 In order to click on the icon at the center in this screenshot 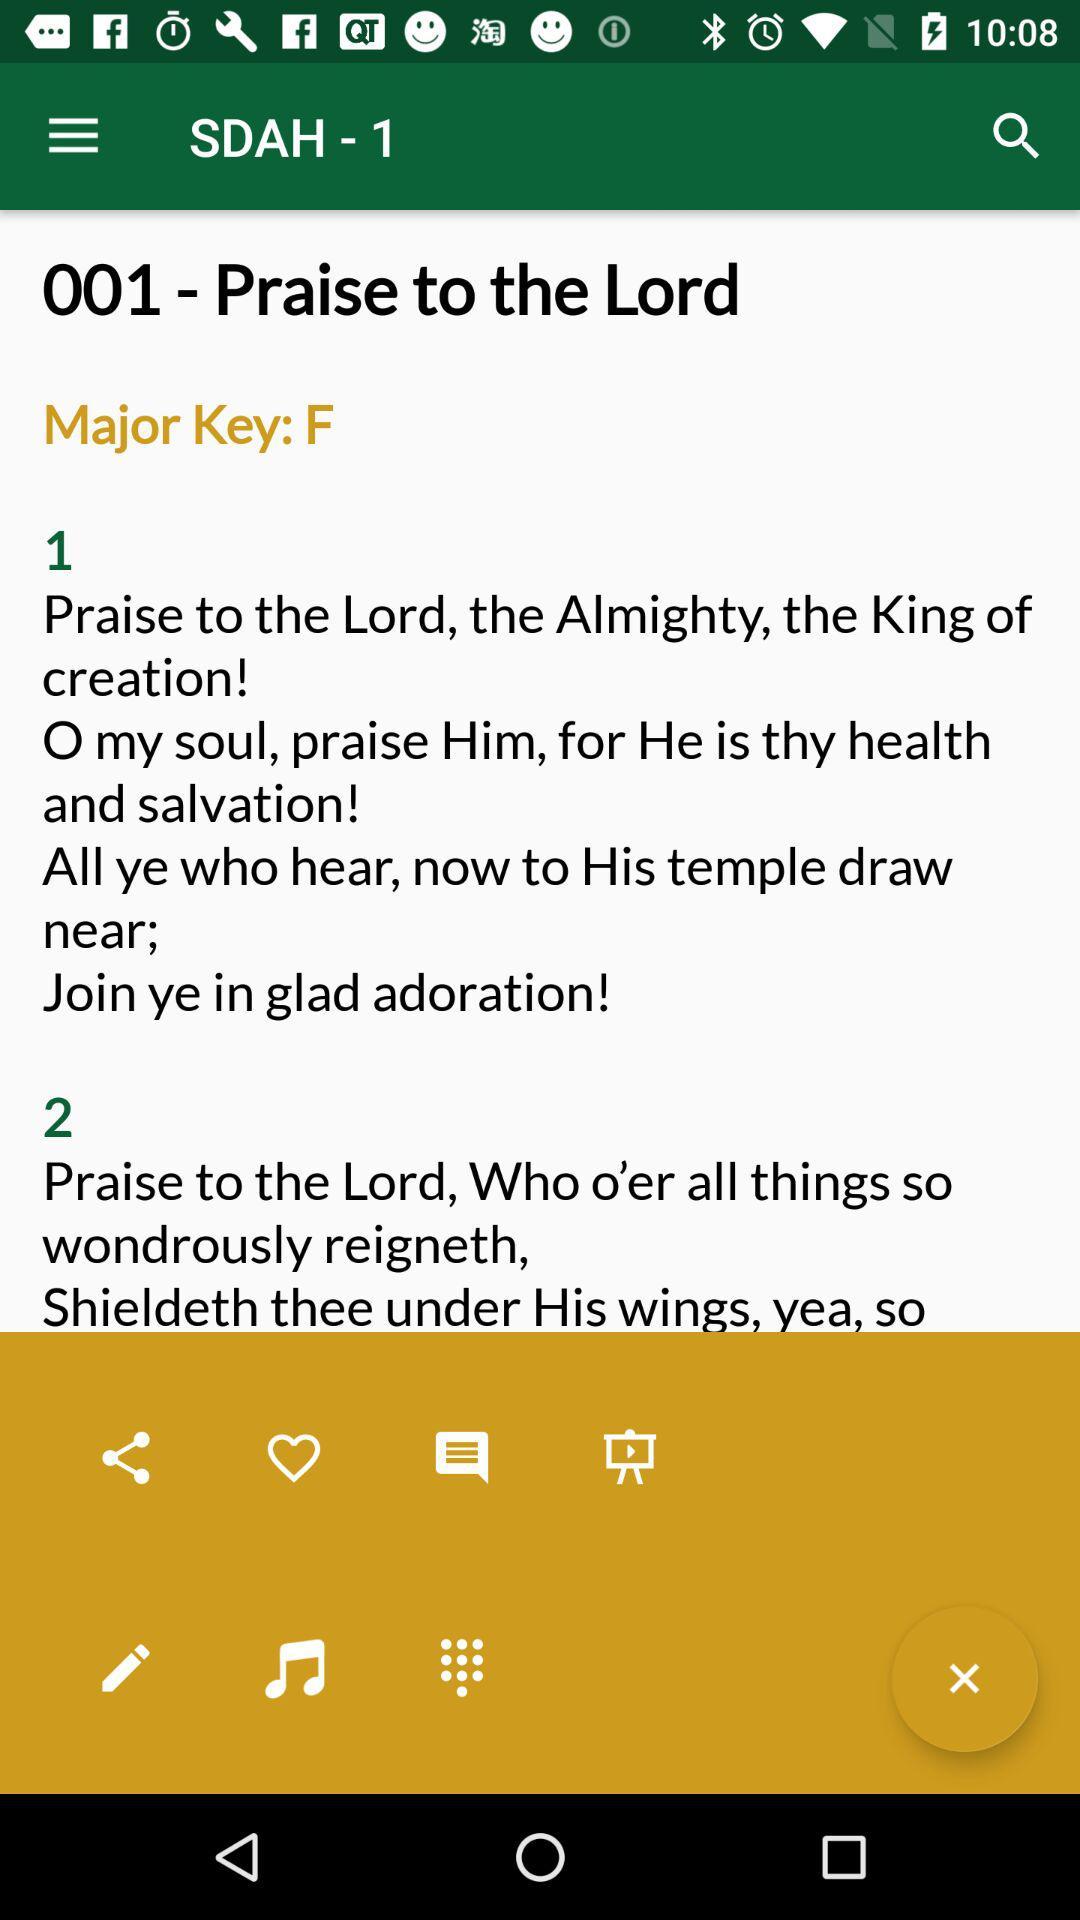, I will do `click(540, 1022)`.